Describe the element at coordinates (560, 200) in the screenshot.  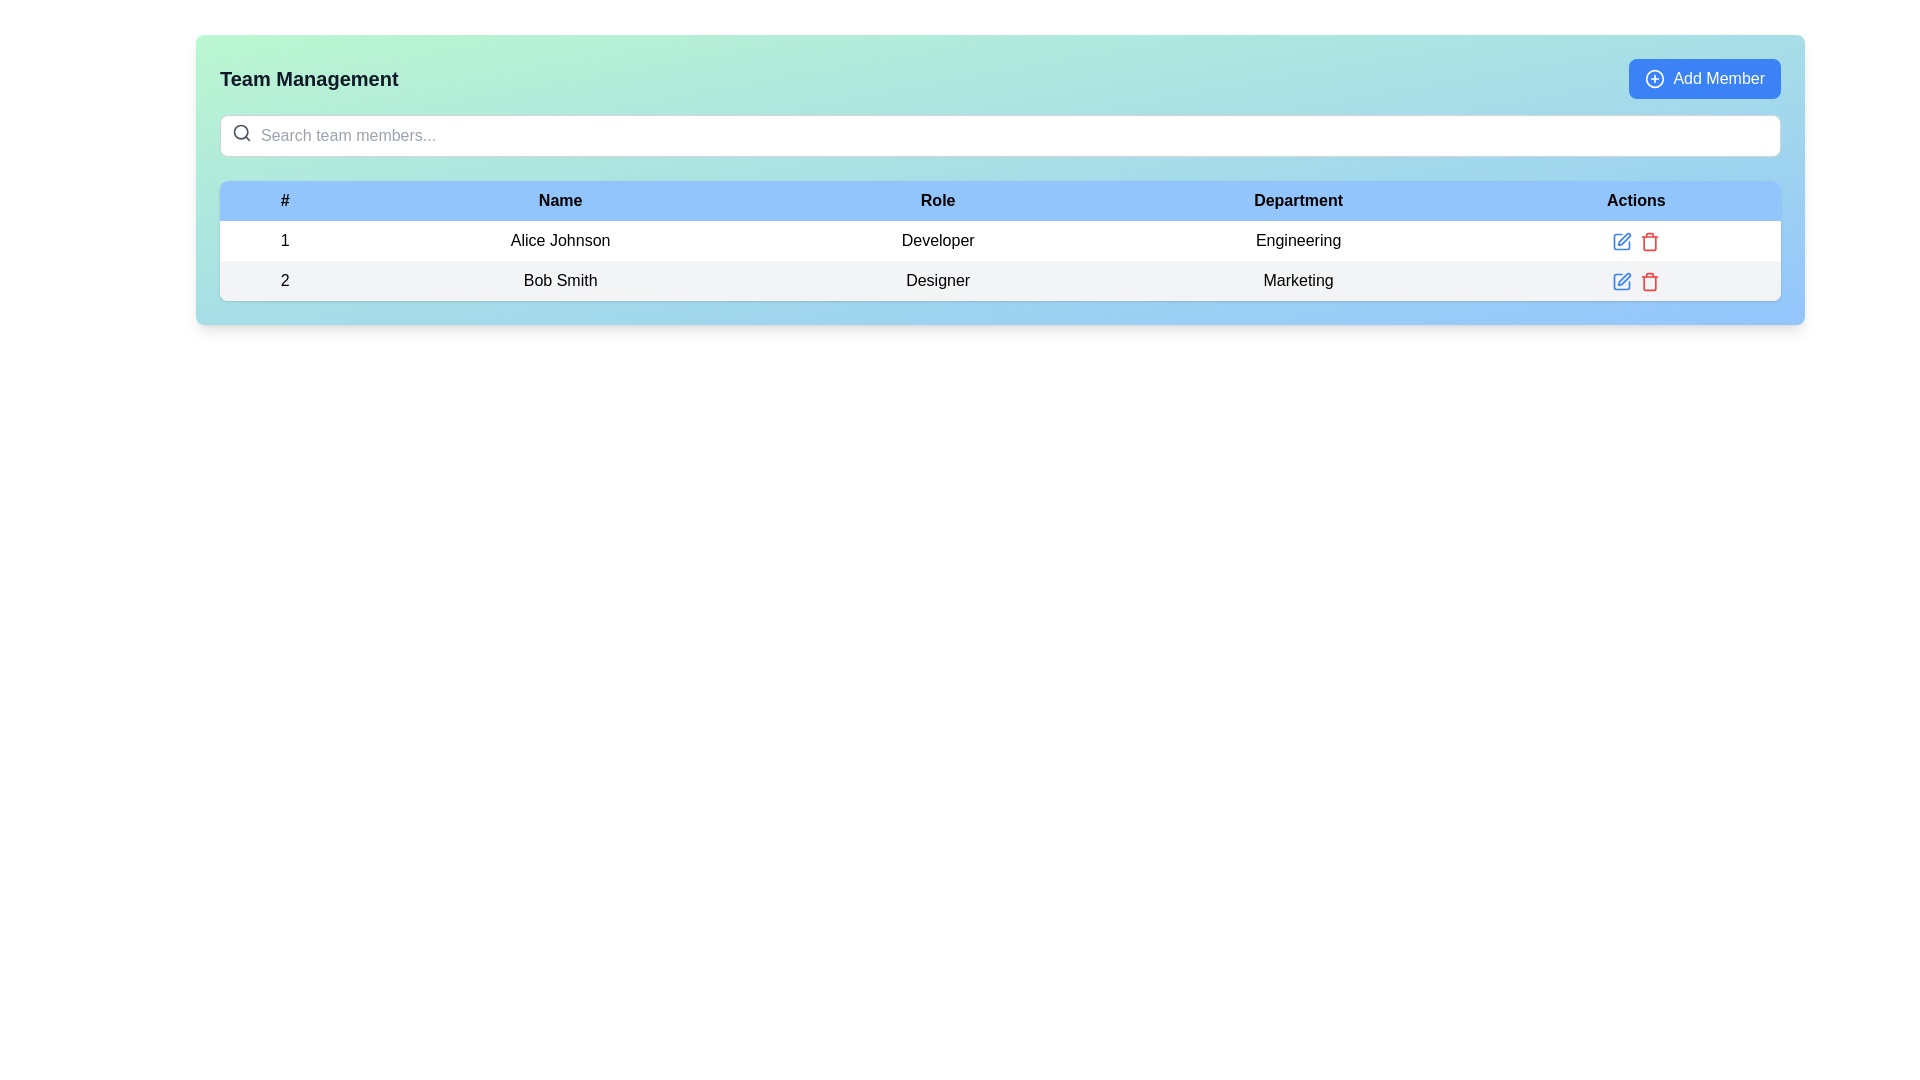
I see `the 'Name' text label in the header bar of the table, which categorizes the corresponding data beneath it` at that location.